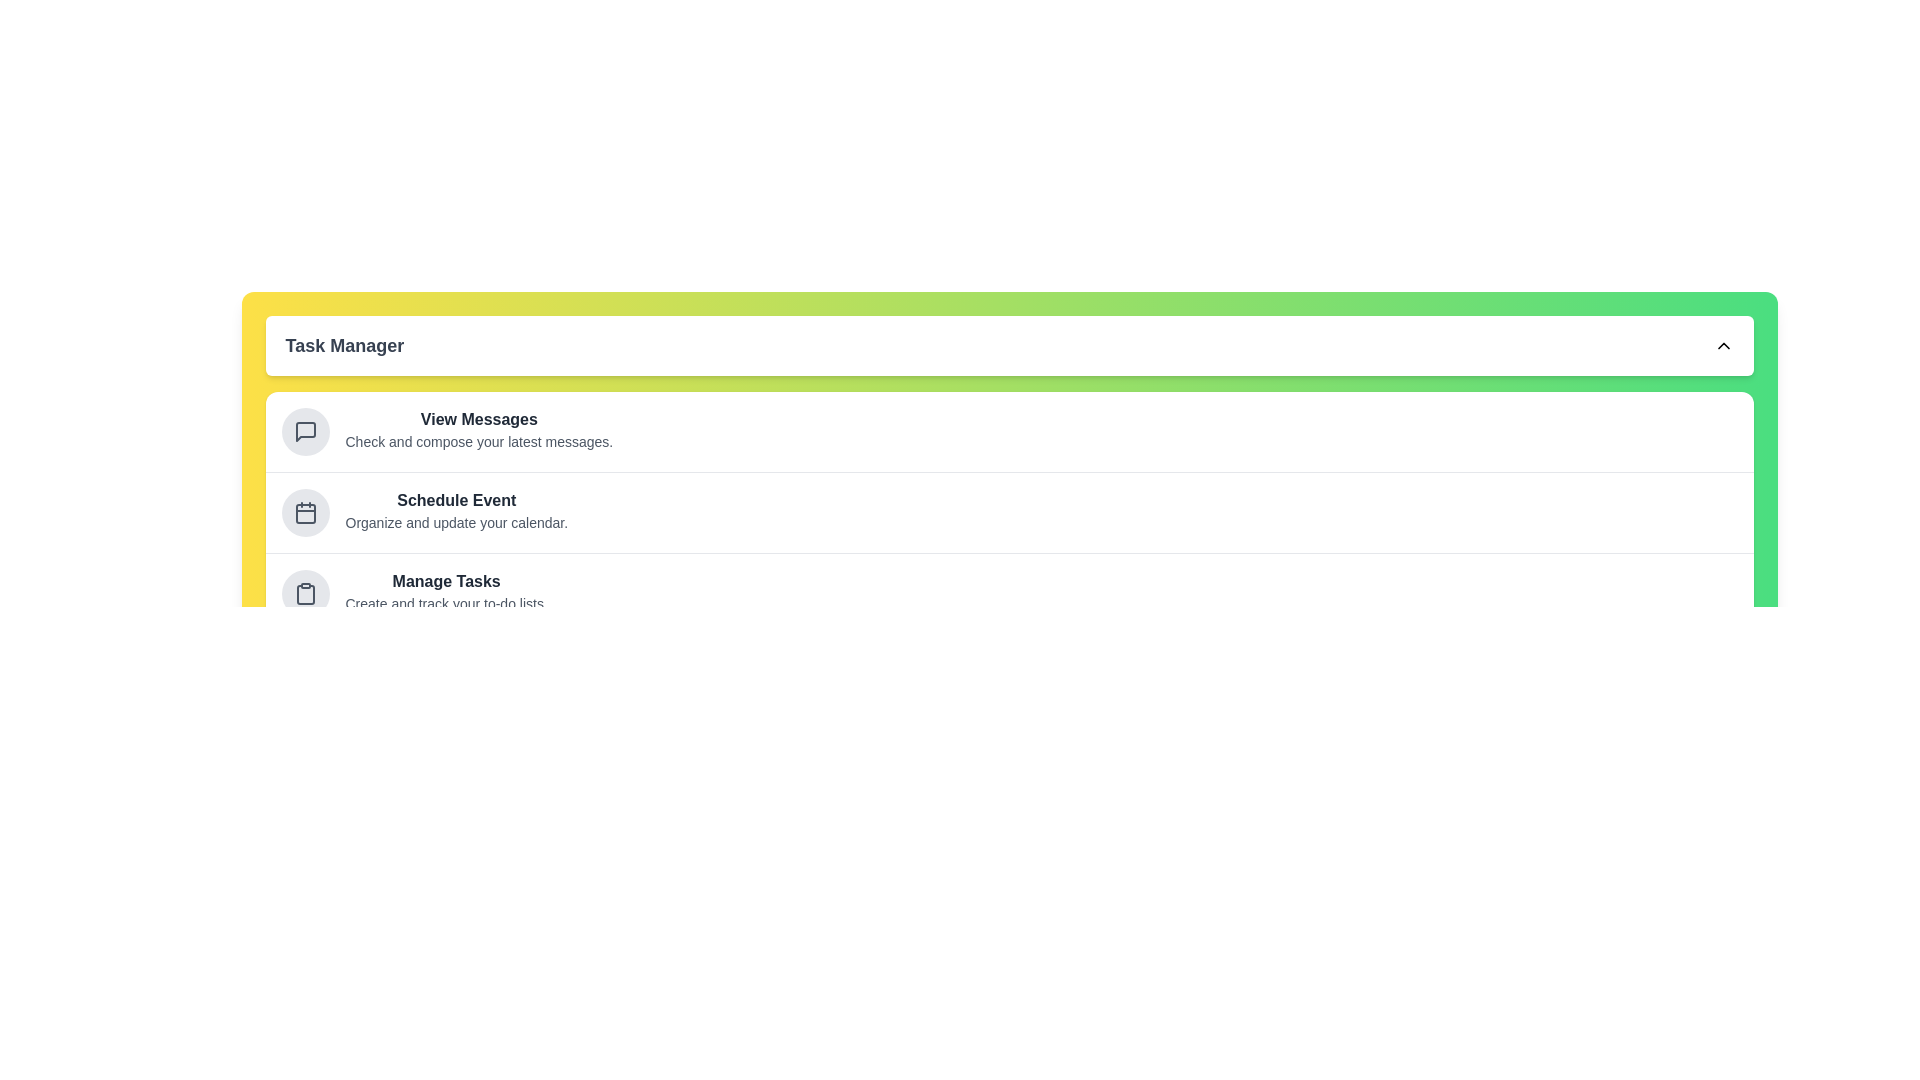  Describe the element at coordinates (304, 593) in the screenshot. I see `the task item Manage Tasks from the list` at that location.